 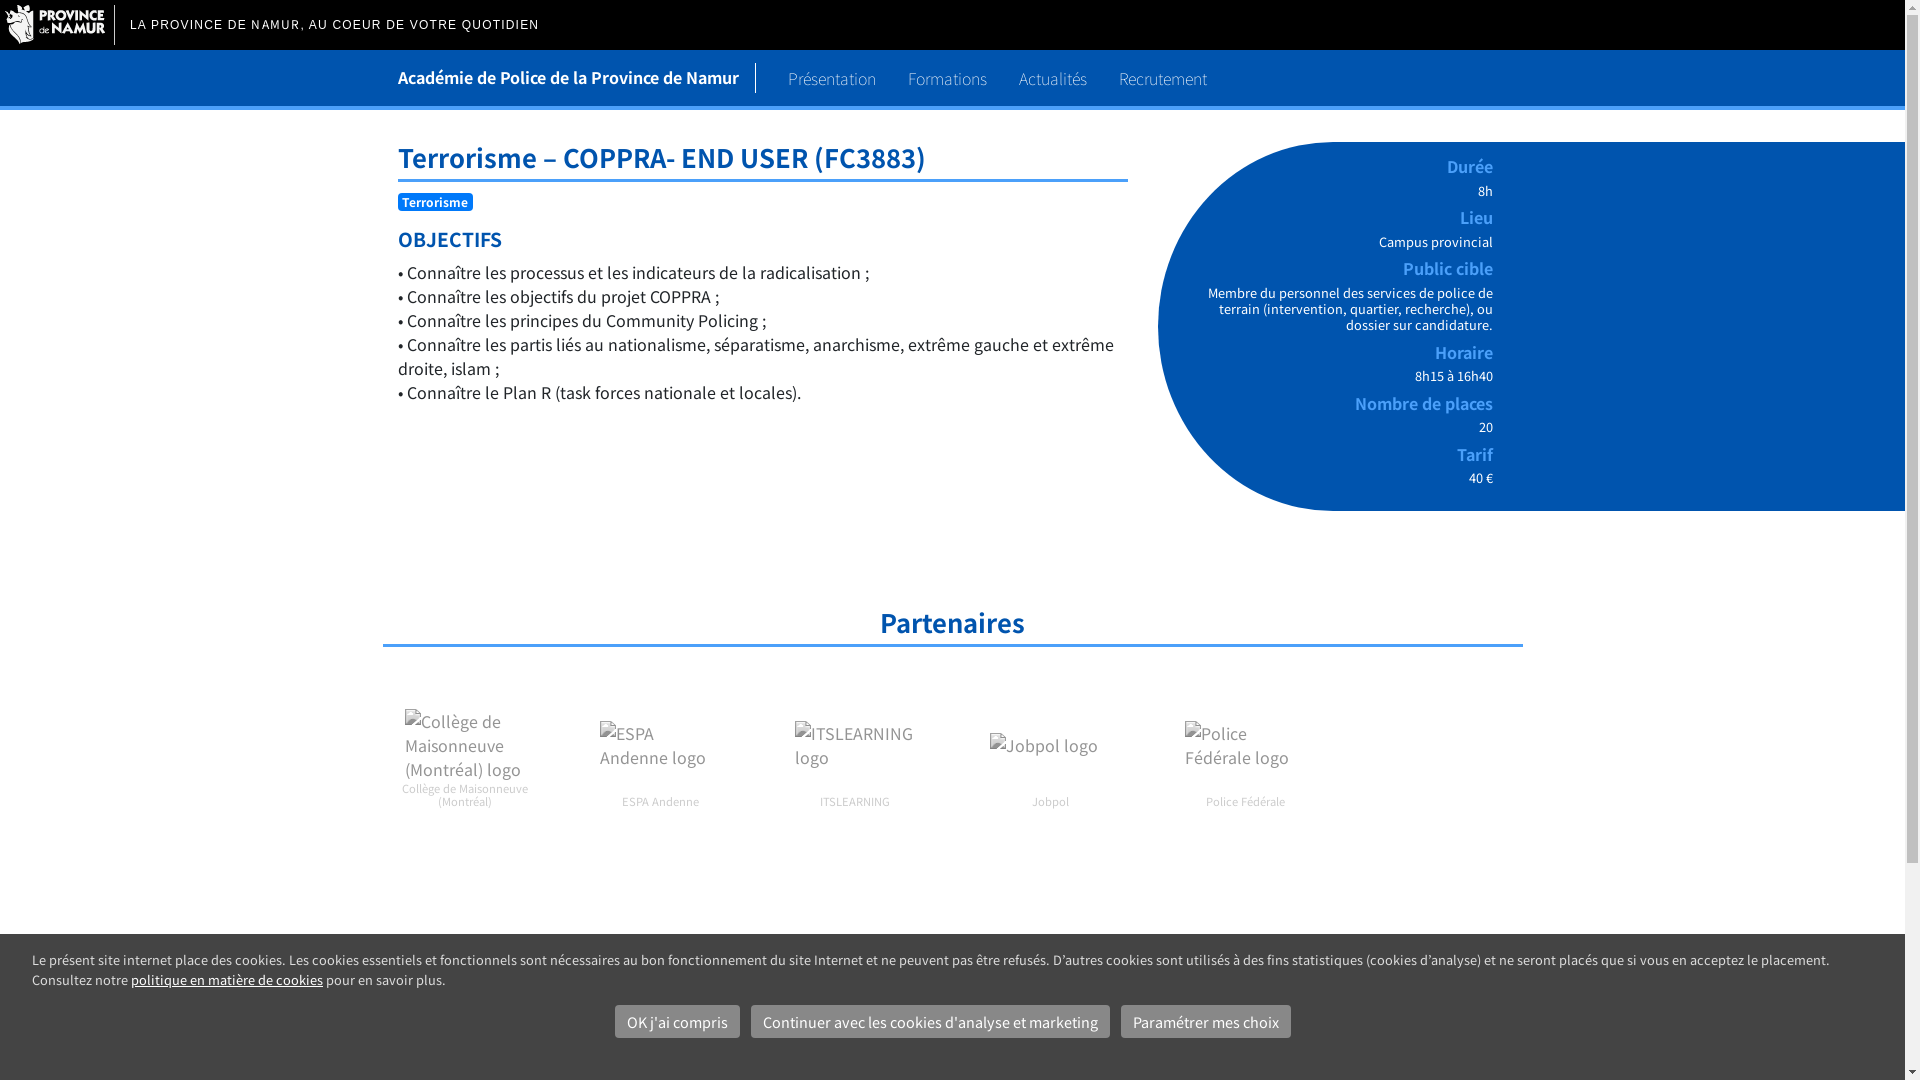 What do you see at coordinates (613, 1022) in the screenshot?
I see `'OK j'ai compris'` at bounding box center [613, 1022].